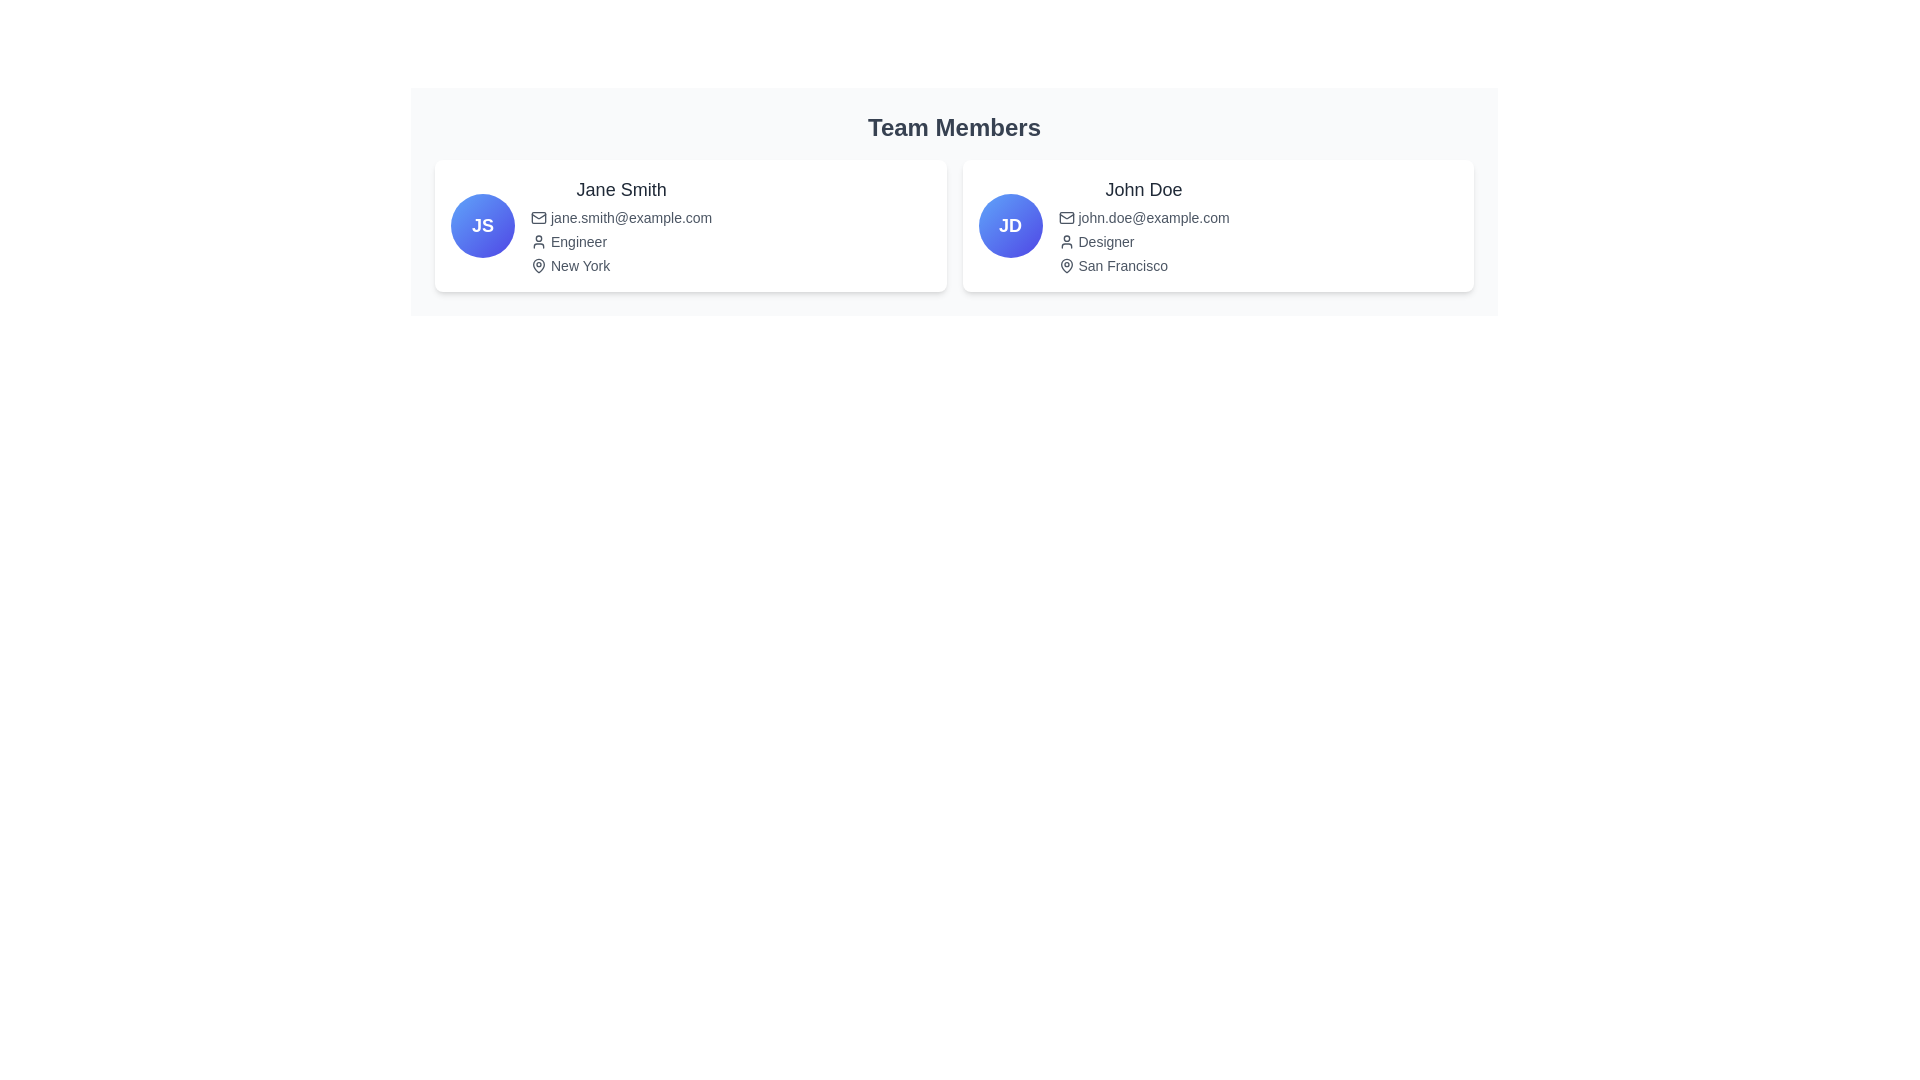 The width and height of the screenshot is (1920, 1080). I want to click on the user icon represented as a dark outline of a person, located immediately preceding the text 'Engineer' within Jane Smith's profile card, so click(538, 241).